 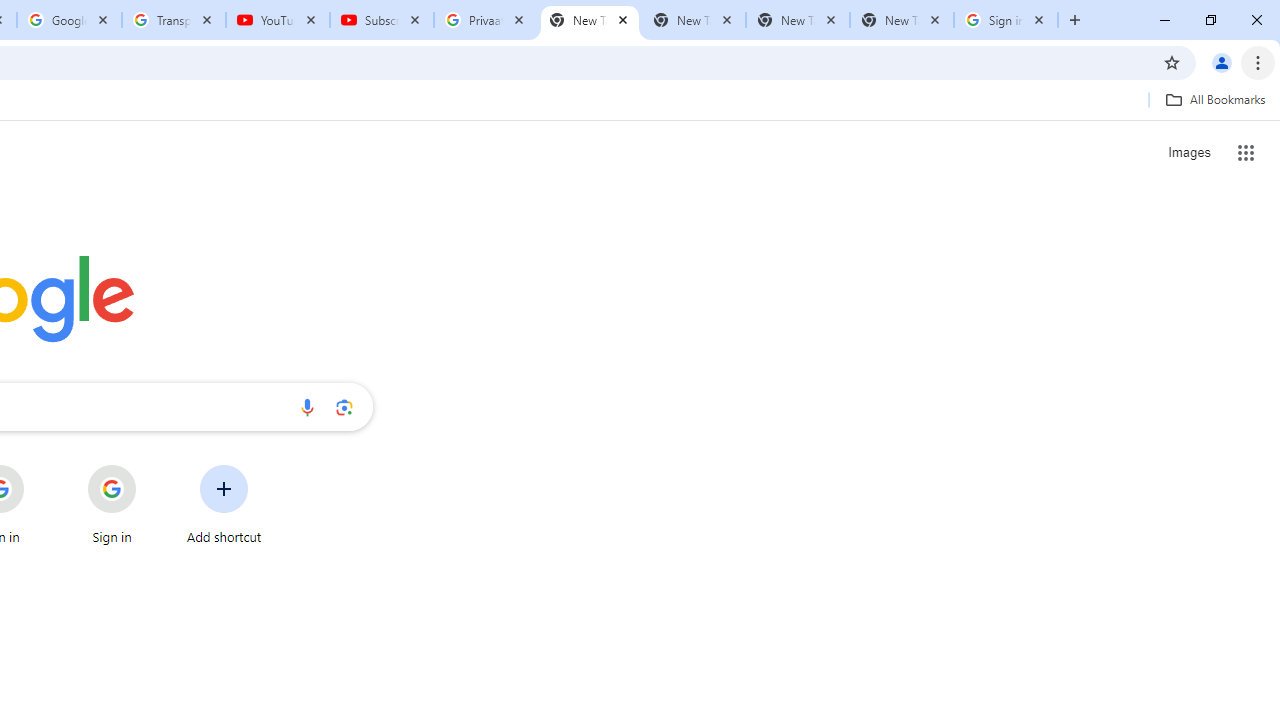 What do you see at coordinates (1214, 99) in the screenshot?
I see `'All Bookmarks'` at bounding box center [1214, 99].